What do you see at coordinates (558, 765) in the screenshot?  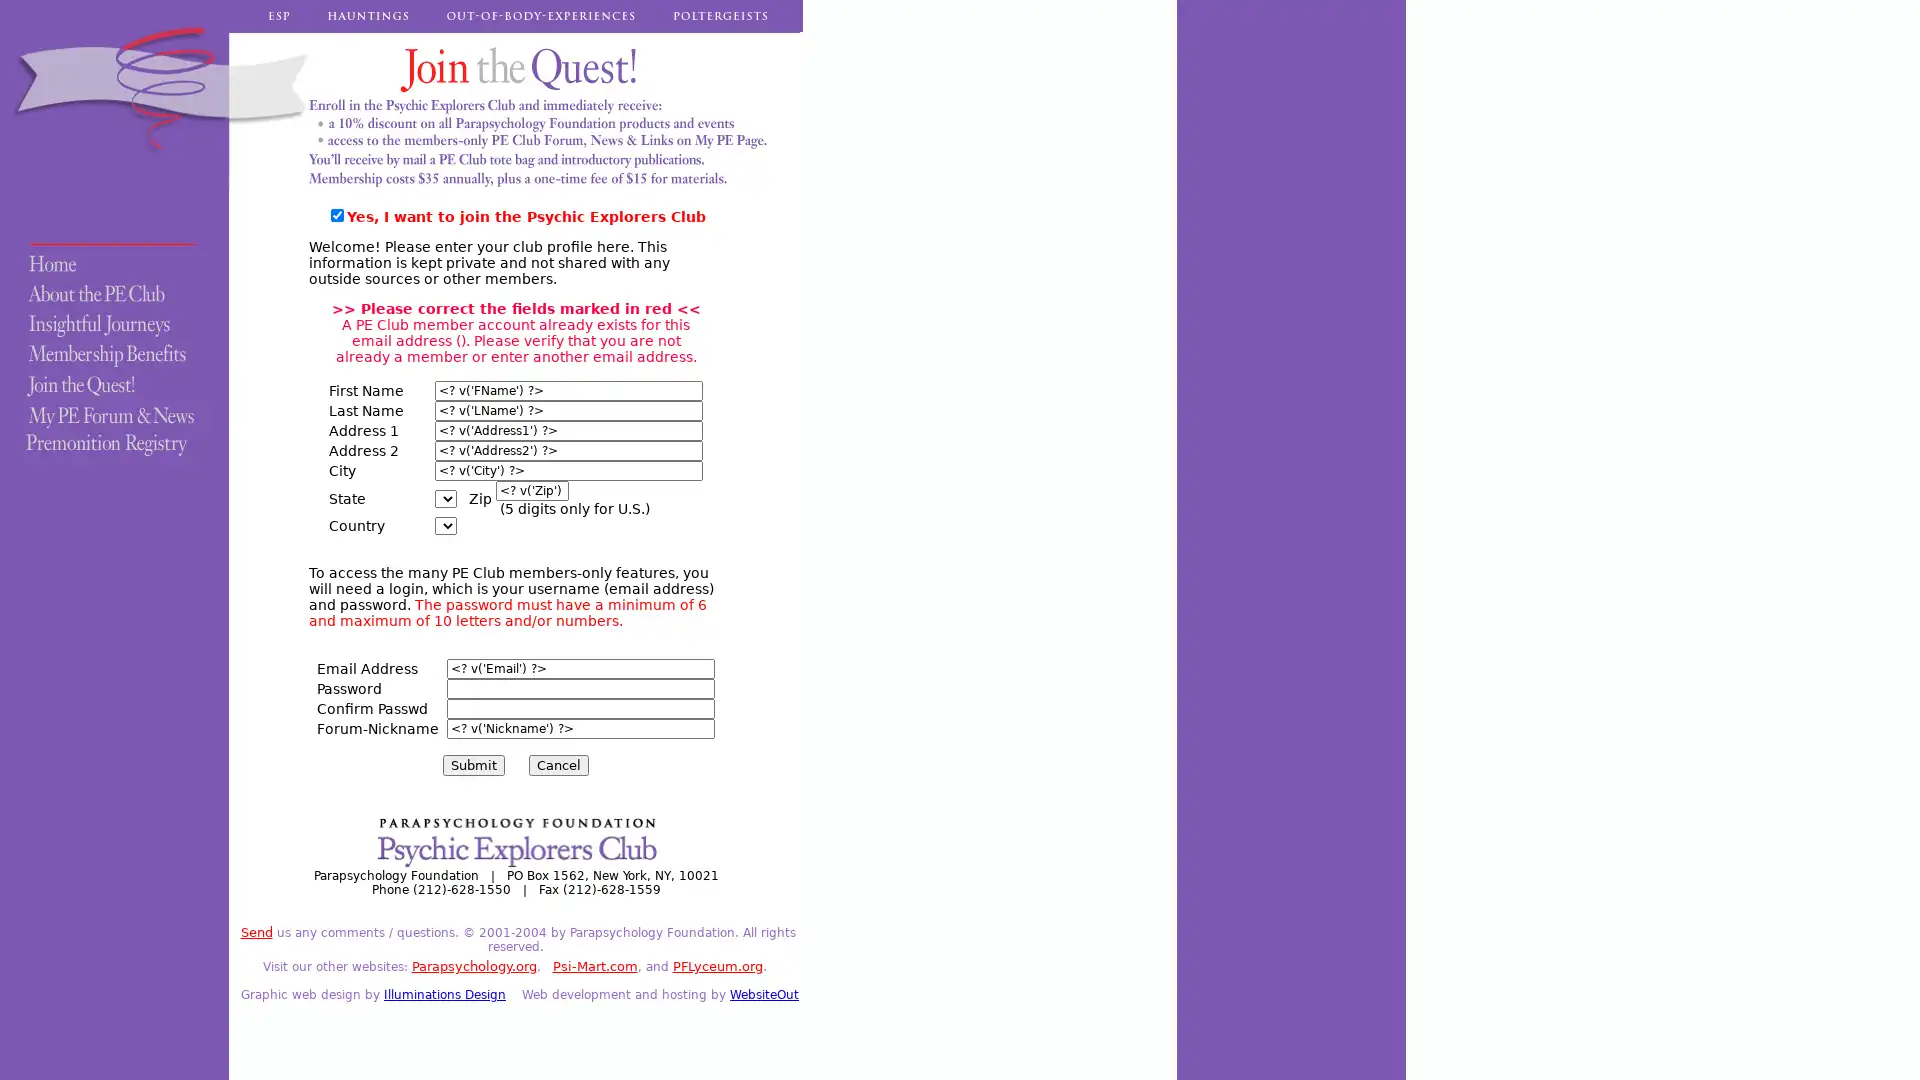 I see `Cancel` at bounding box center [558, 765].